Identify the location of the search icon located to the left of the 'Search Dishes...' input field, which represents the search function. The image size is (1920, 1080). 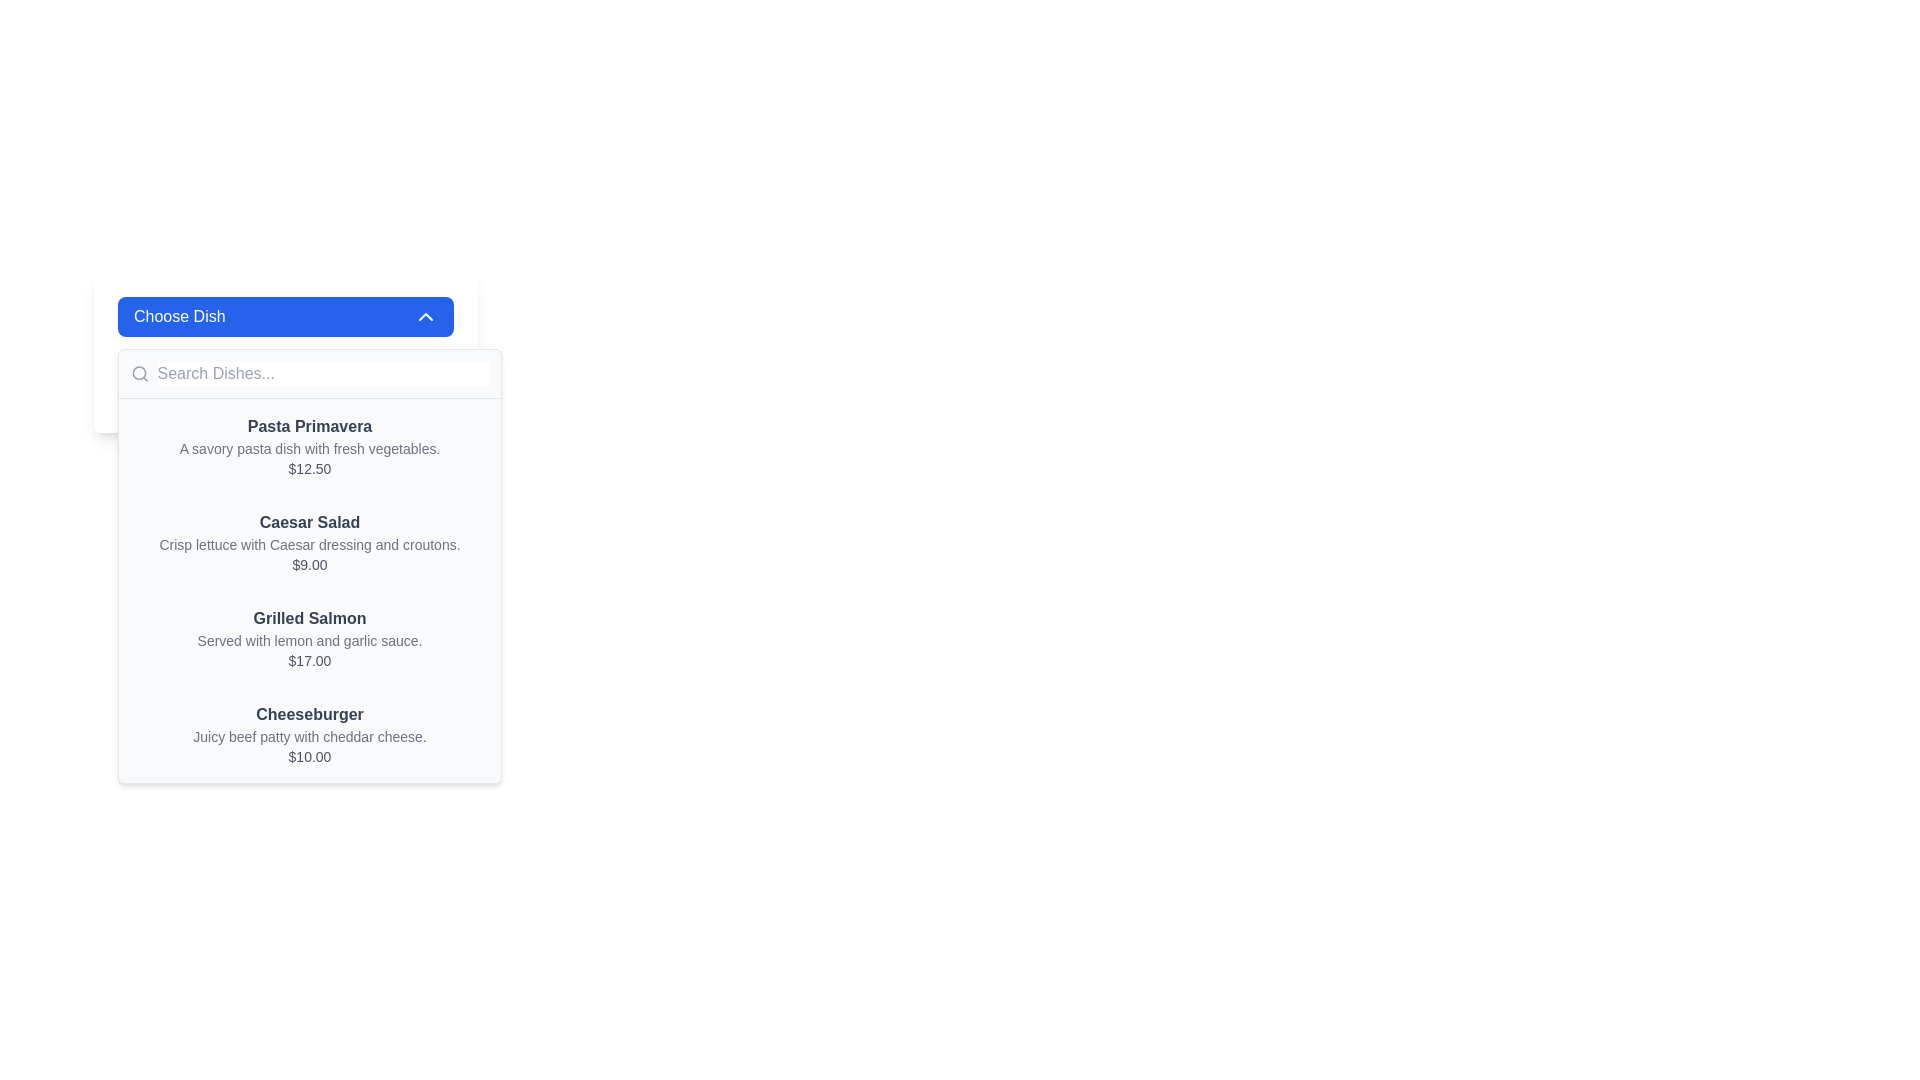
(139, 374).